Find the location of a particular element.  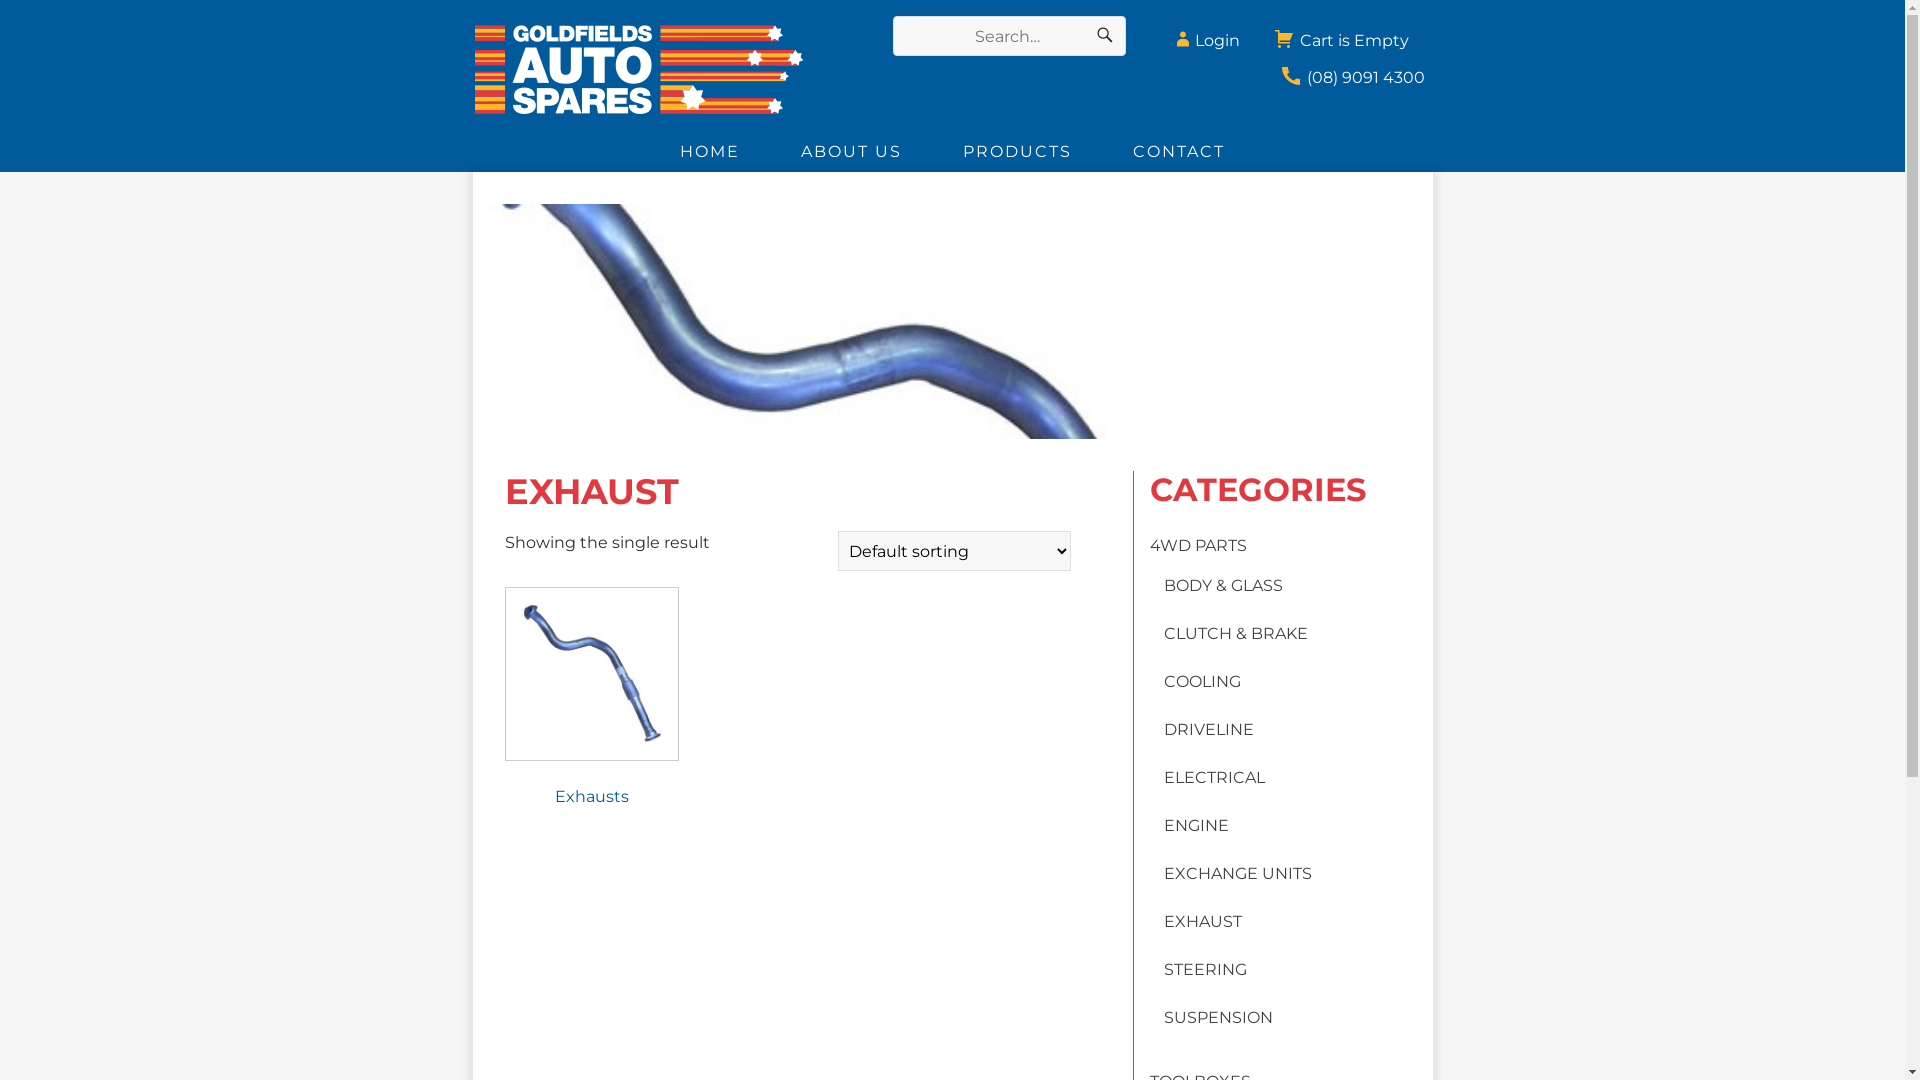

'Return to homepage' is located at coordinates (663, 68).